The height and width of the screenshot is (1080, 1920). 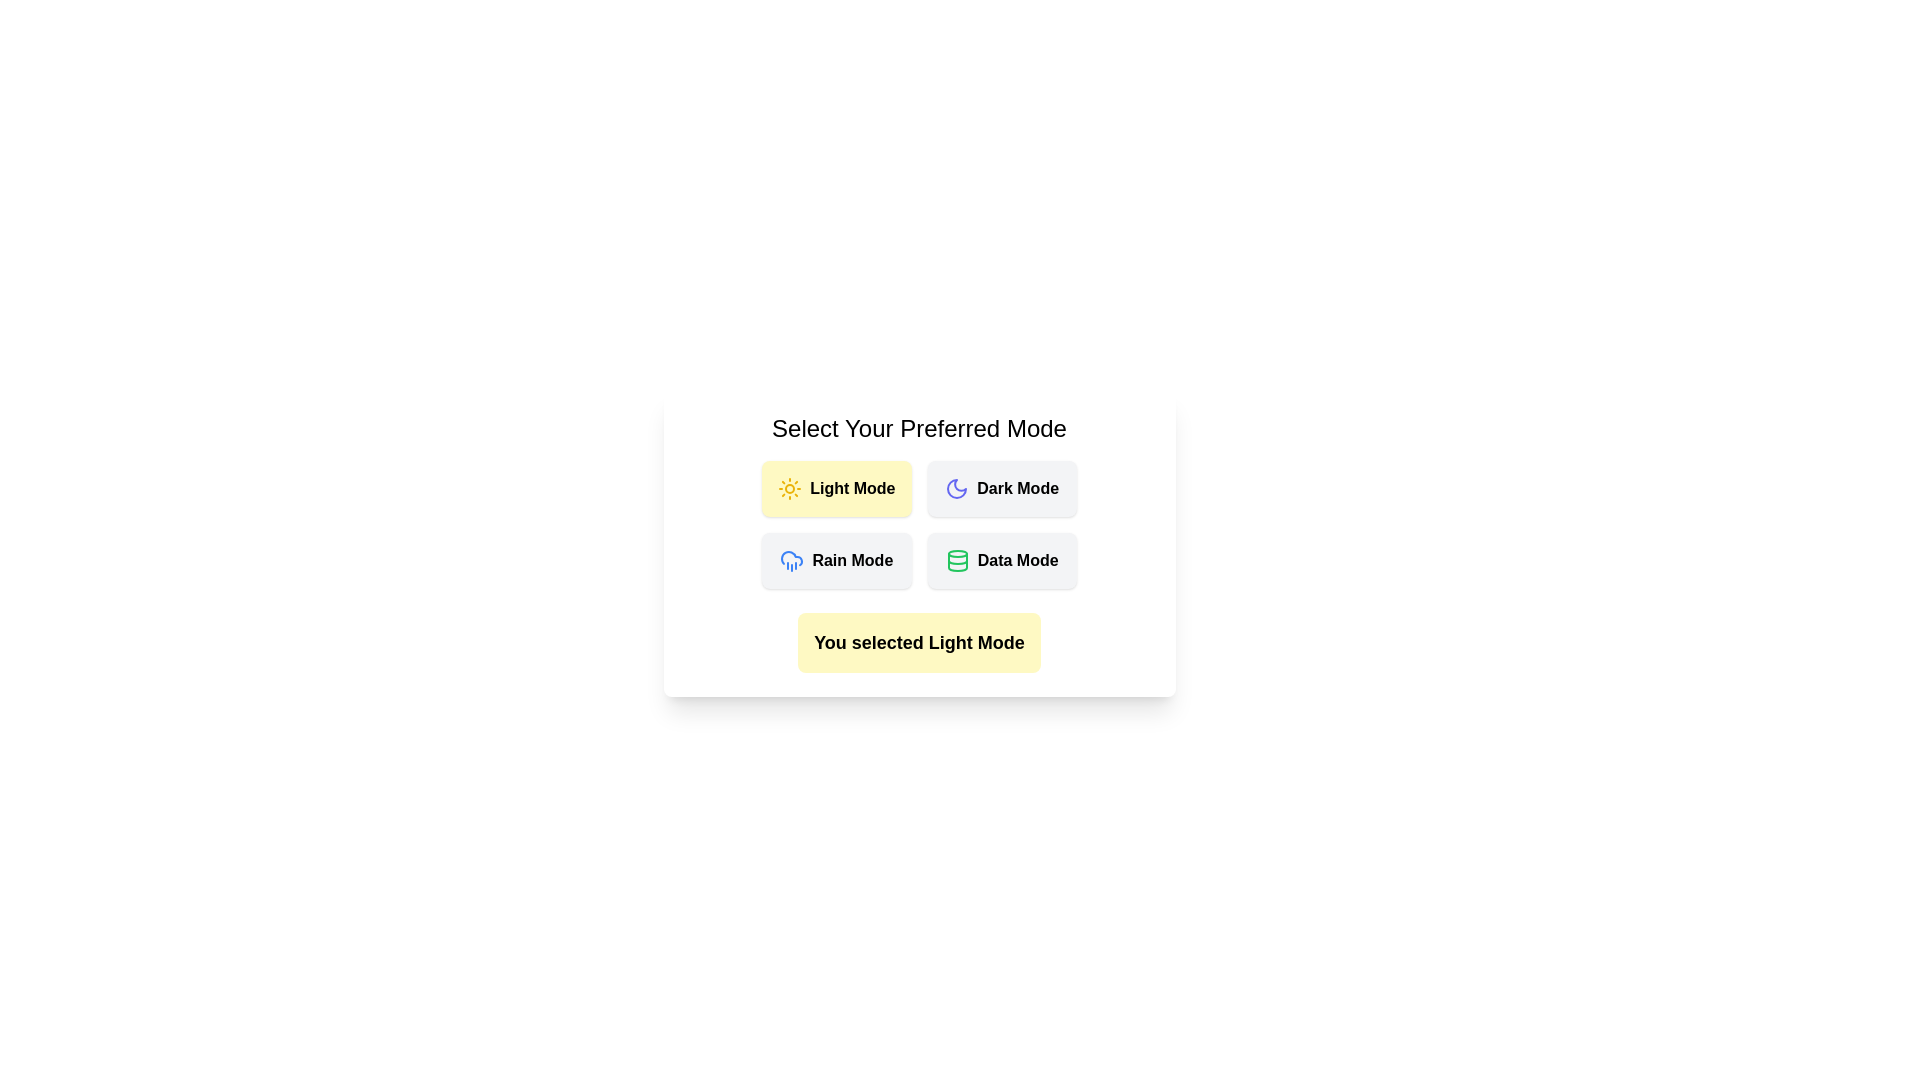 I want to click on the 'Light Mode' button located in the top-left position of the 2x2 grid, so click(x=836, y=489).